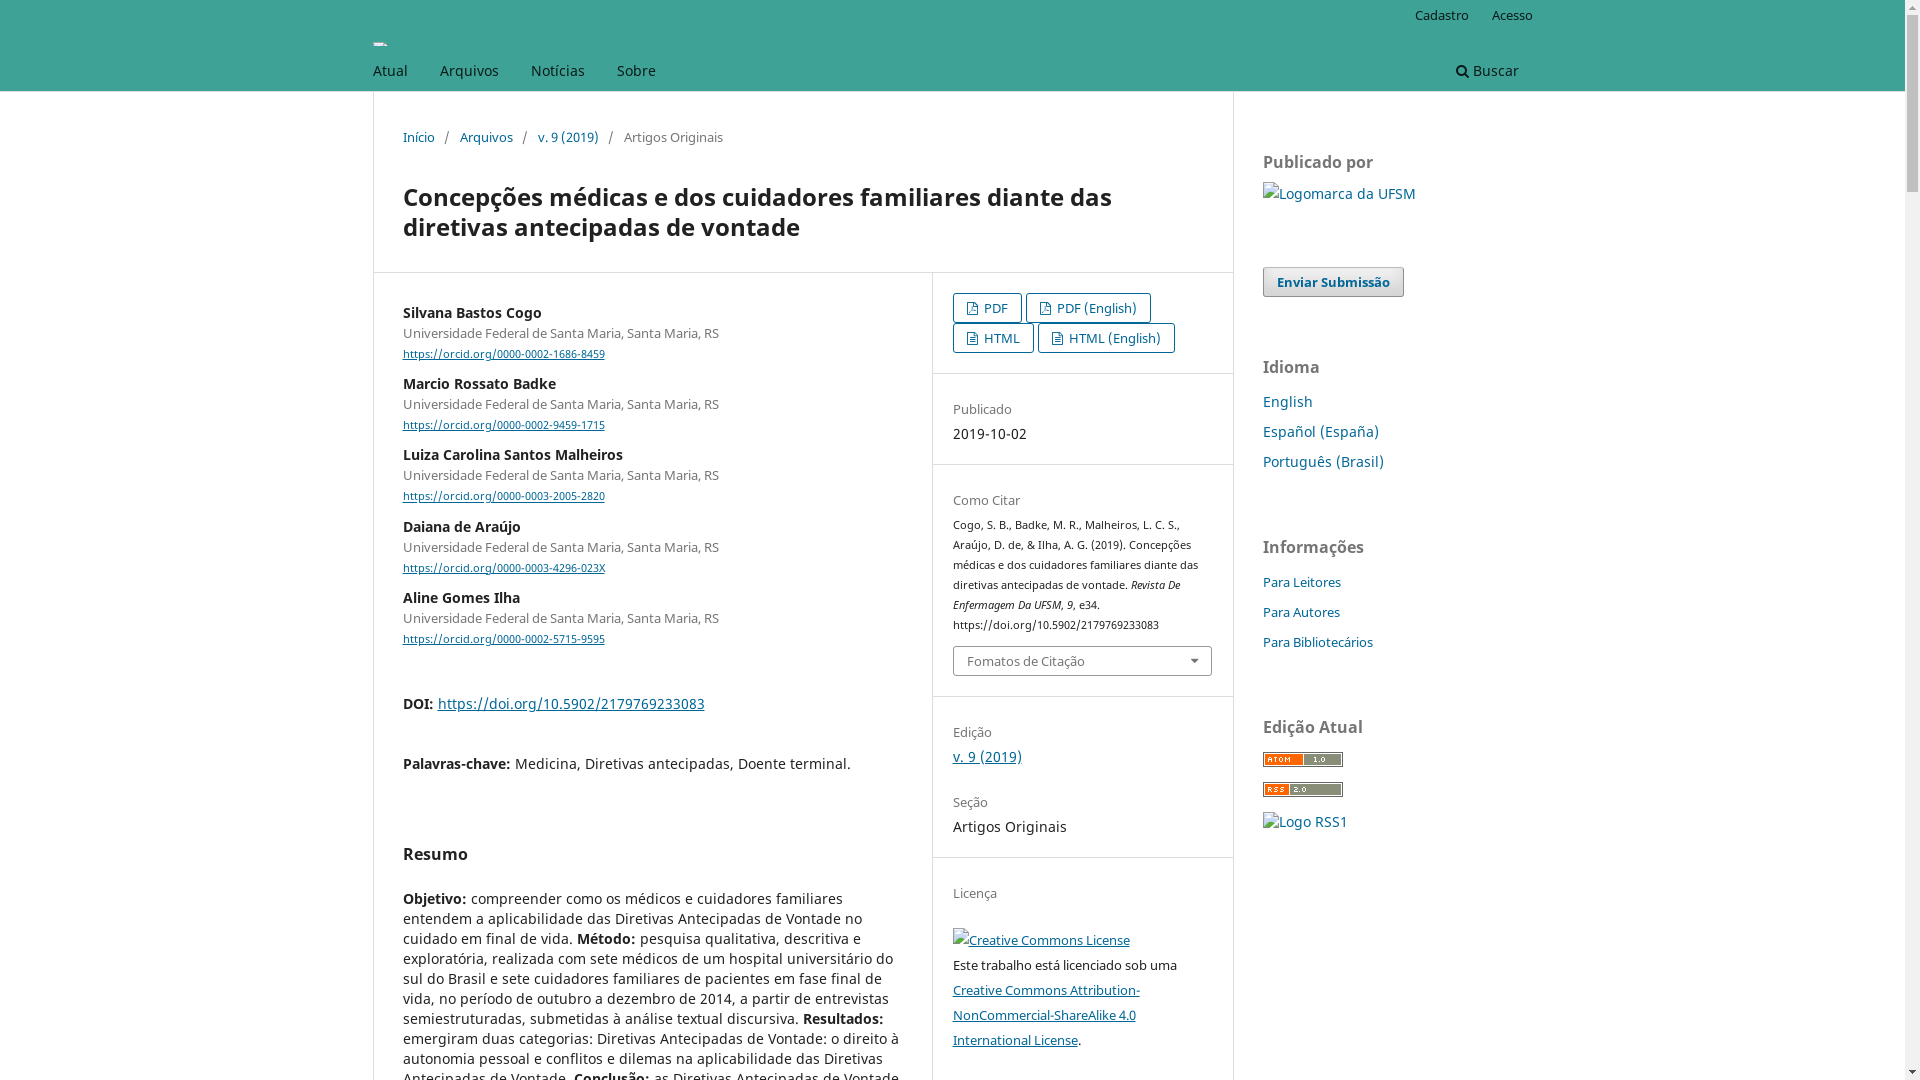  What do you see at coordinates (1512, 15) in the screenshot?
I see `'Acesso'` at bounding box center [1512, 15].